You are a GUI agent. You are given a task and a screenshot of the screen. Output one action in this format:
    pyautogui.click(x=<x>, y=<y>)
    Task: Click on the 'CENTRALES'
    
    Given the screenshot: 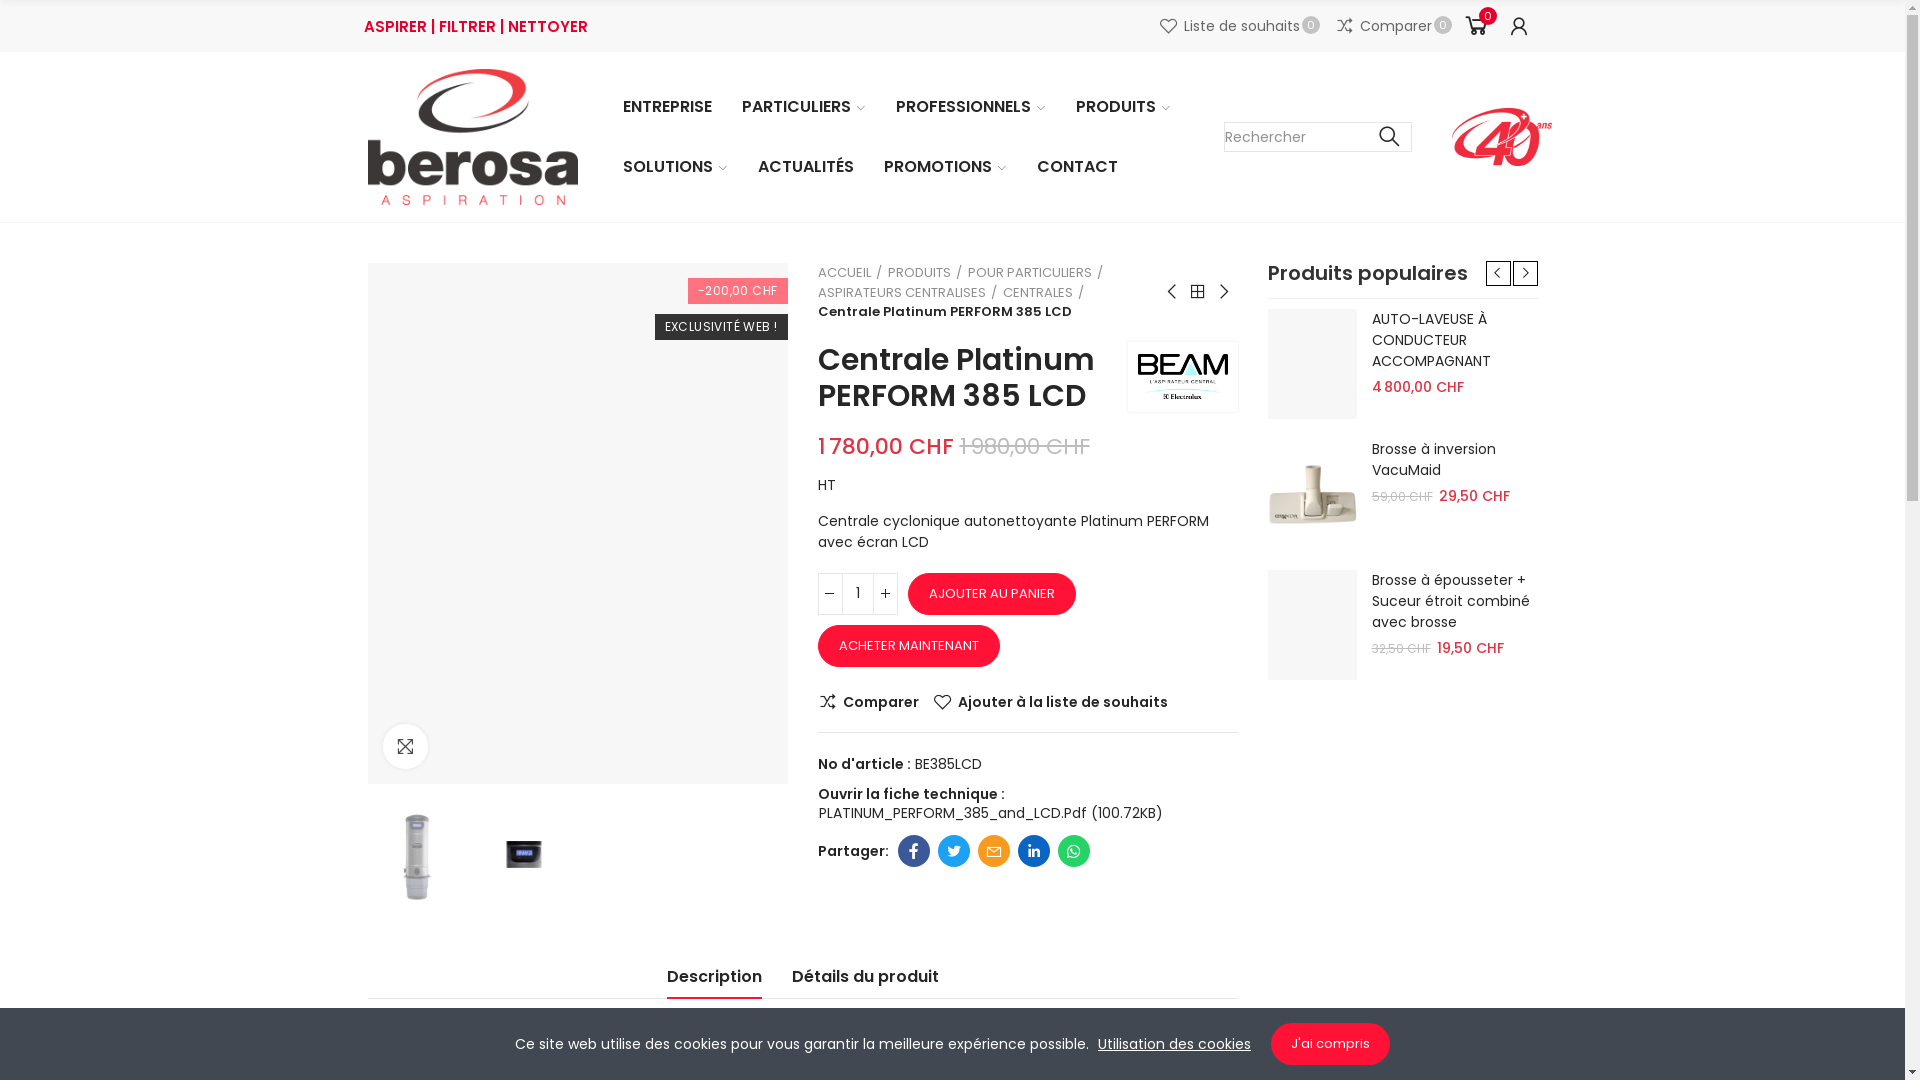 What is the action you would take?
    pyautogui.click(x=1002, y=292)
    